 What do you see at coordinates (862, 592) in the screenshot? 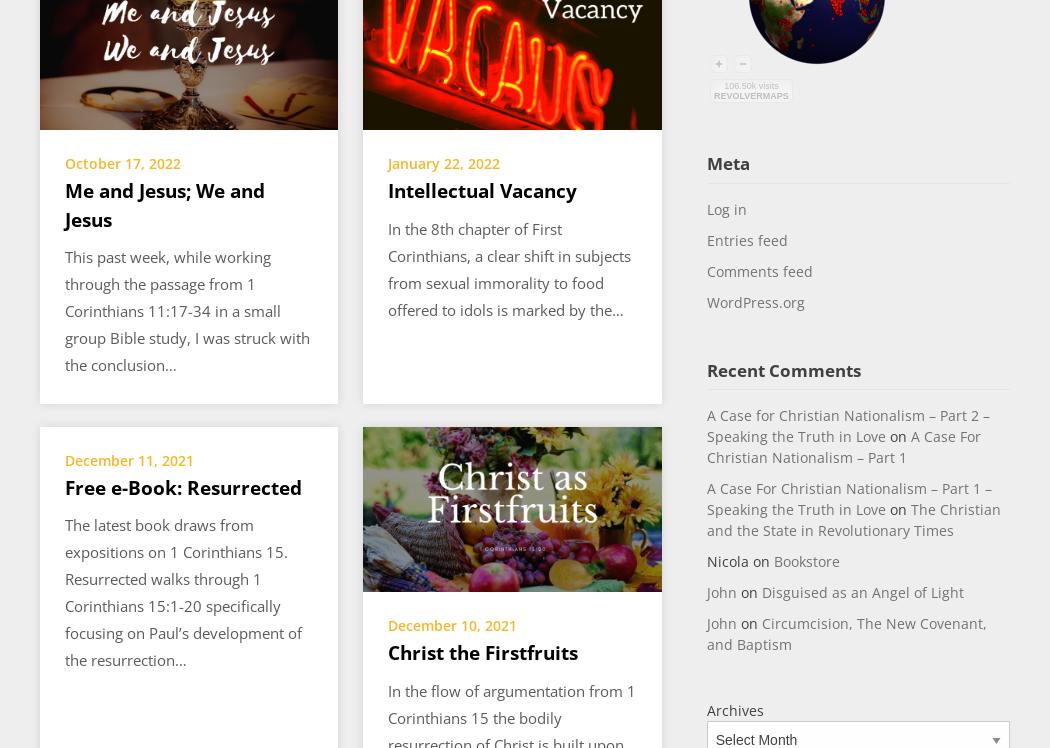
I see `'Disguised as an Angel of Light'` at bounding box center [862, 592].